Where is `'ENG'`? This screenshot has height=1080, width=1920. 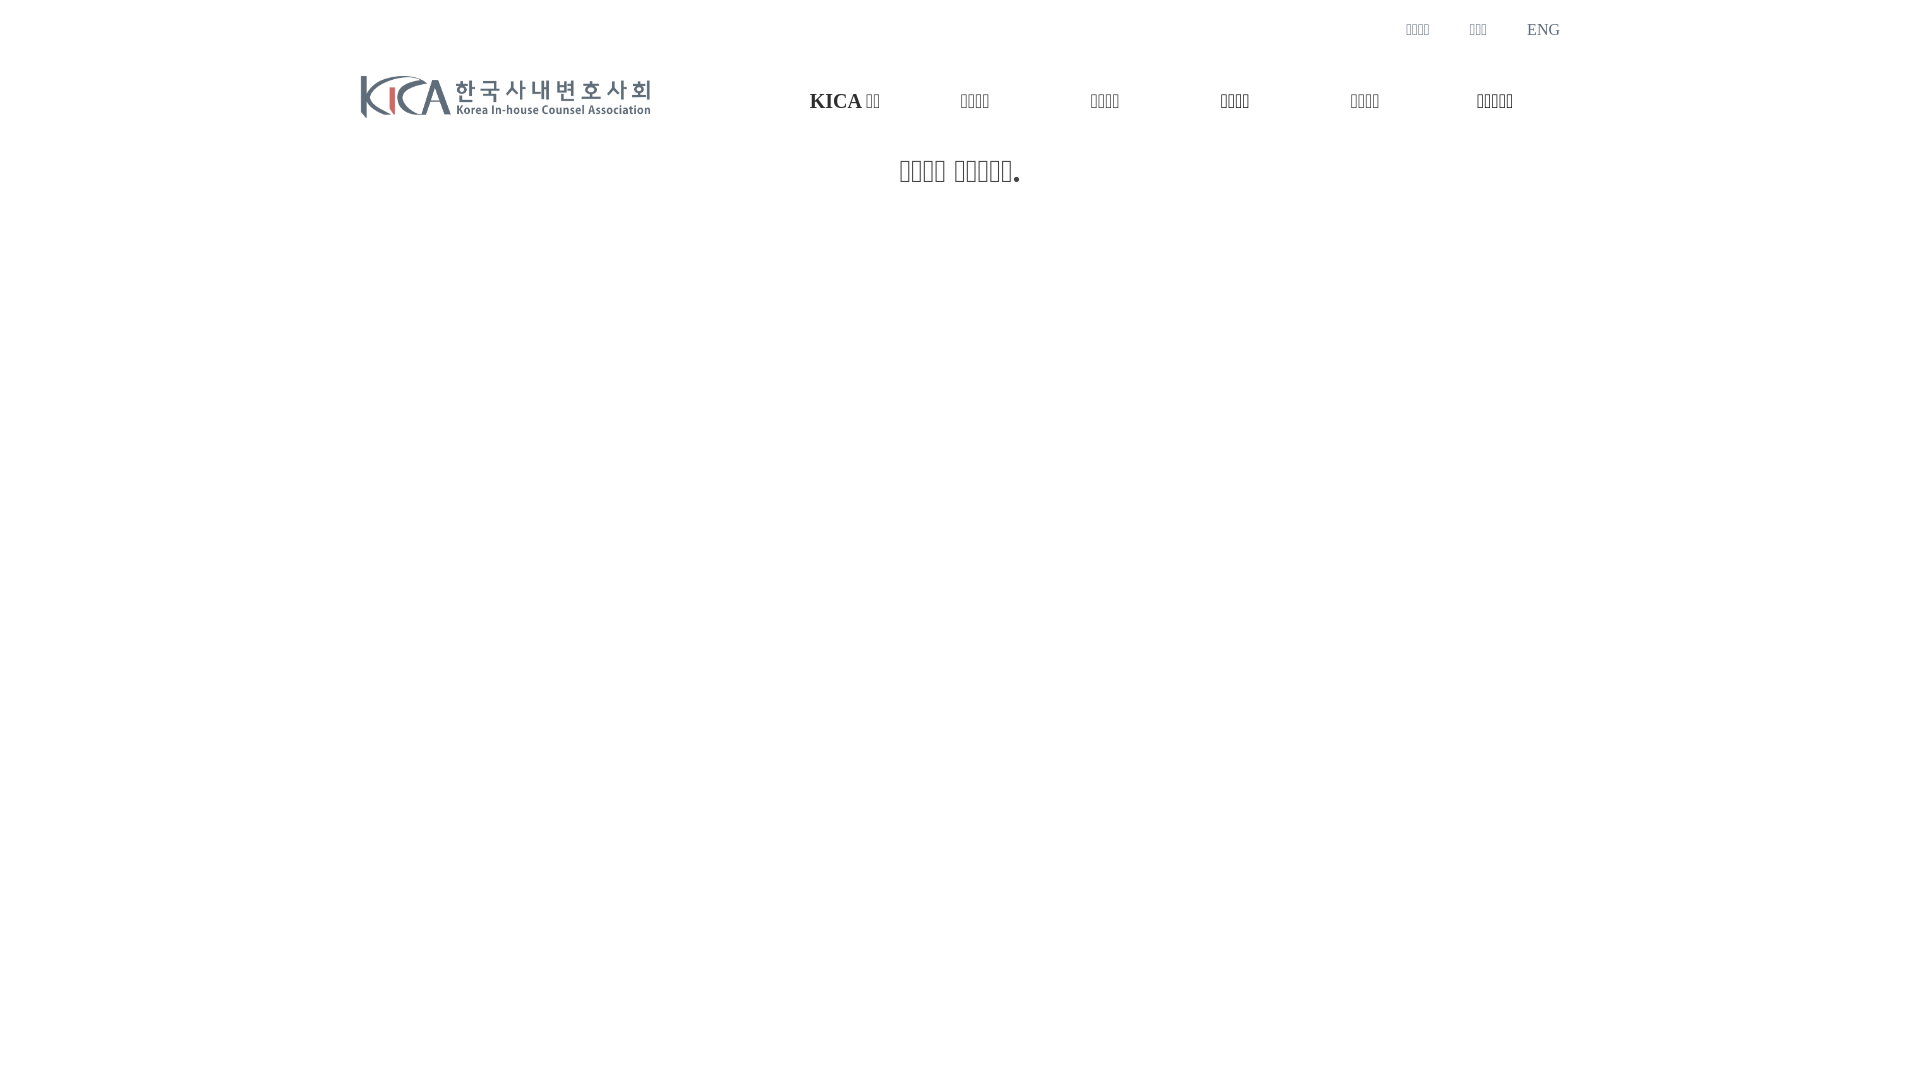 'ENG' is located at coordinates (1525, 30).